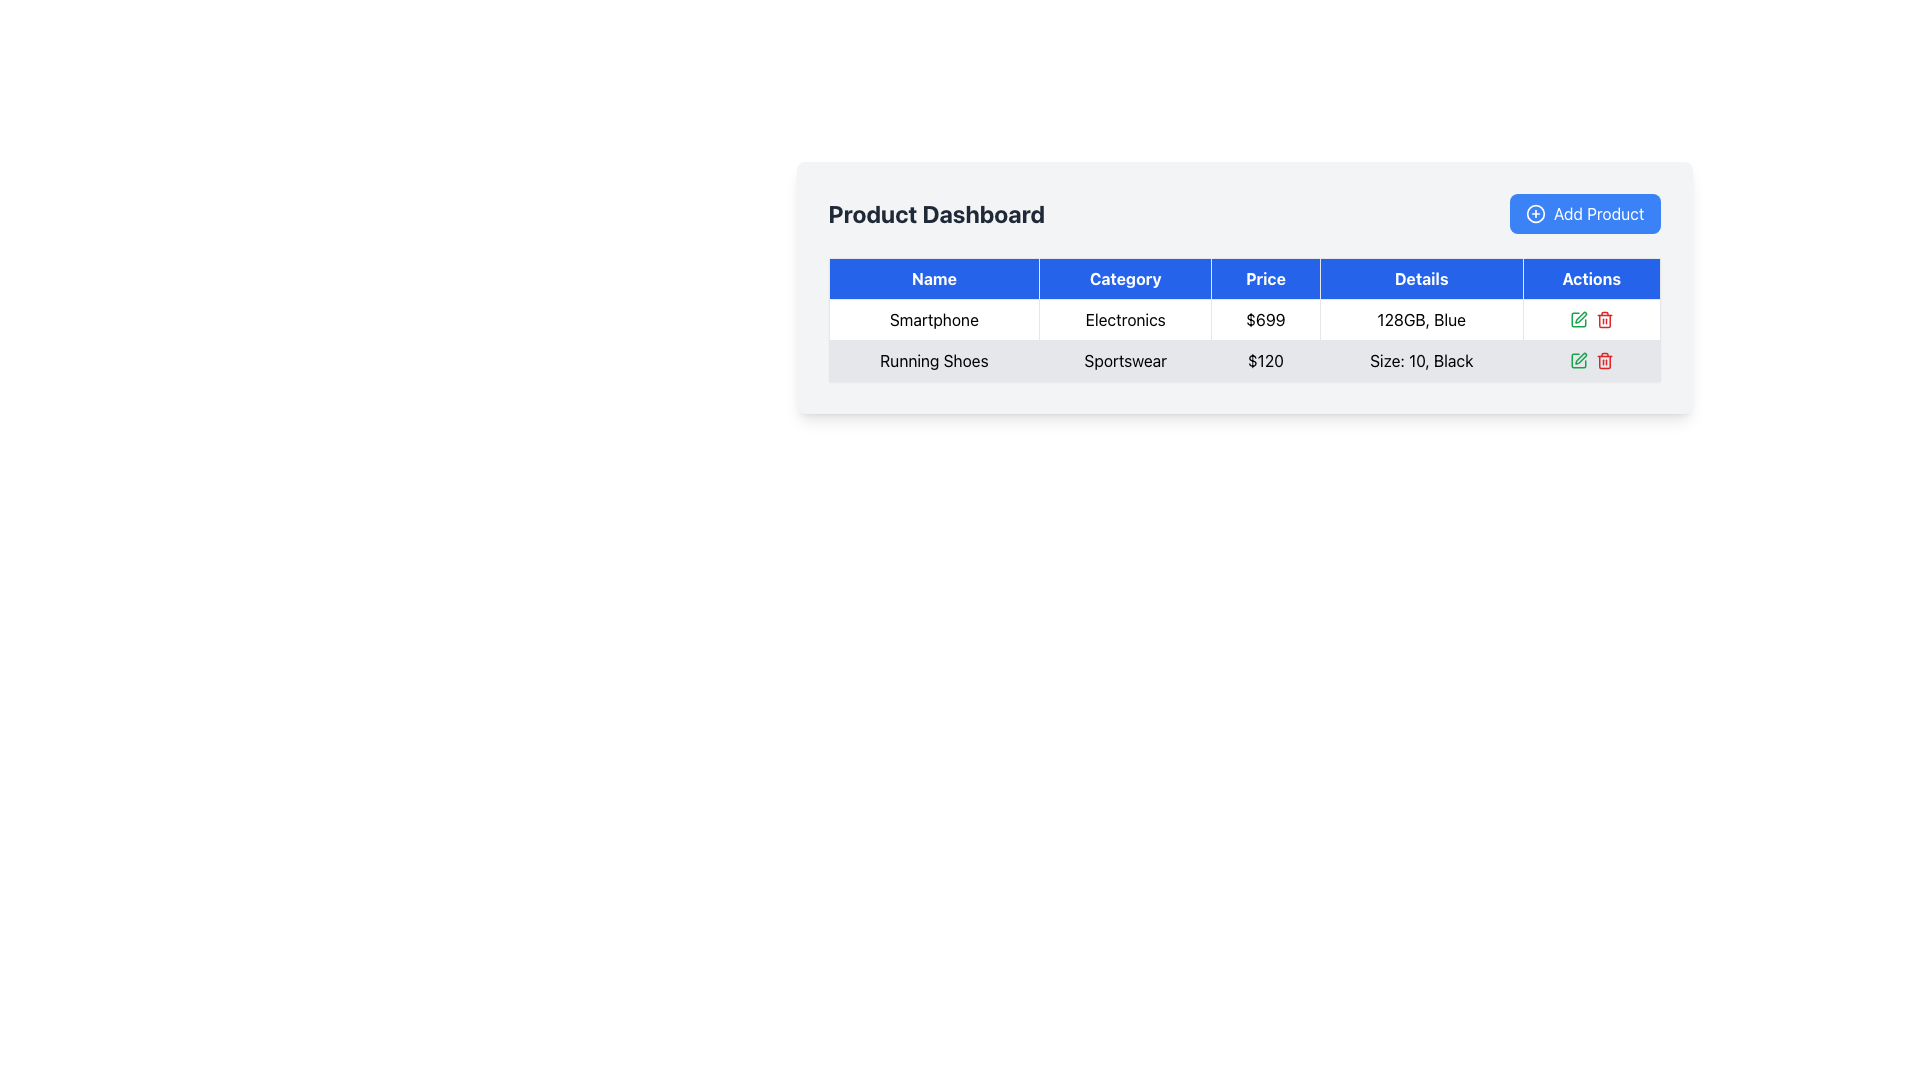  I want to click on the Text Label displaying 'Running Shoes' in the first column of the second row in the table layout, so click(933, 361).